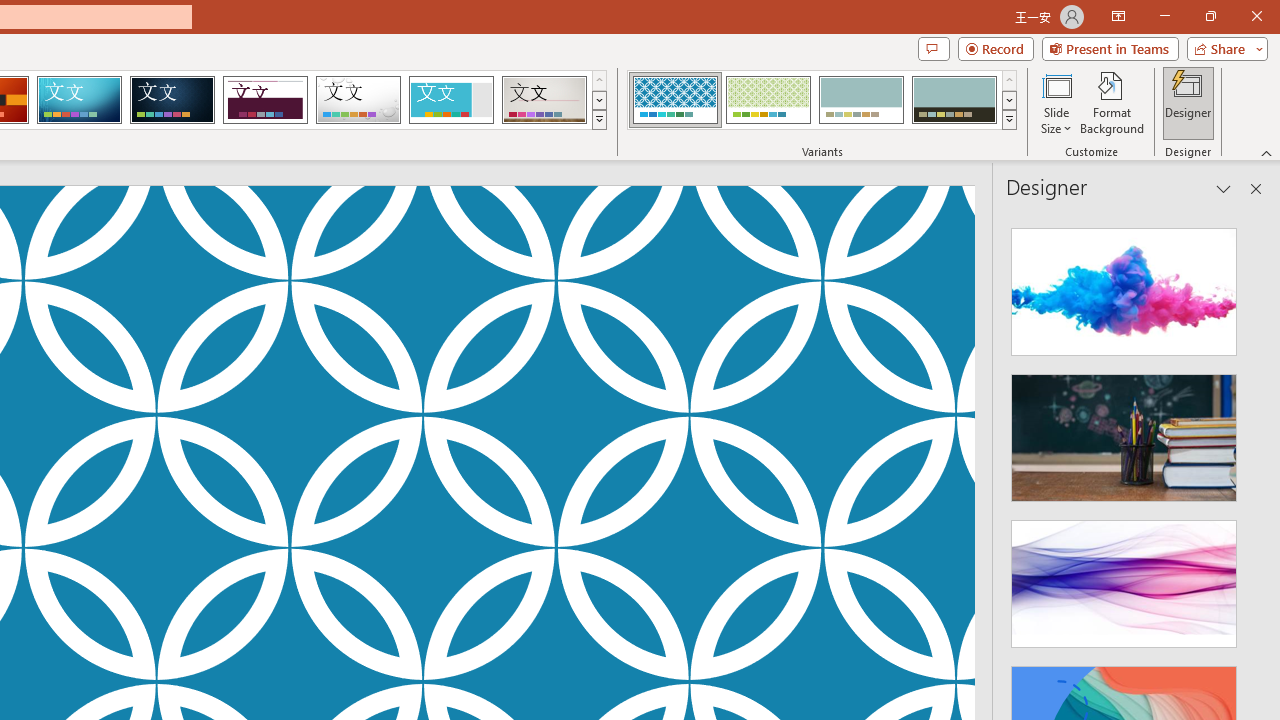  I want to click on 'Integral Variant 2', so click(767, 100).